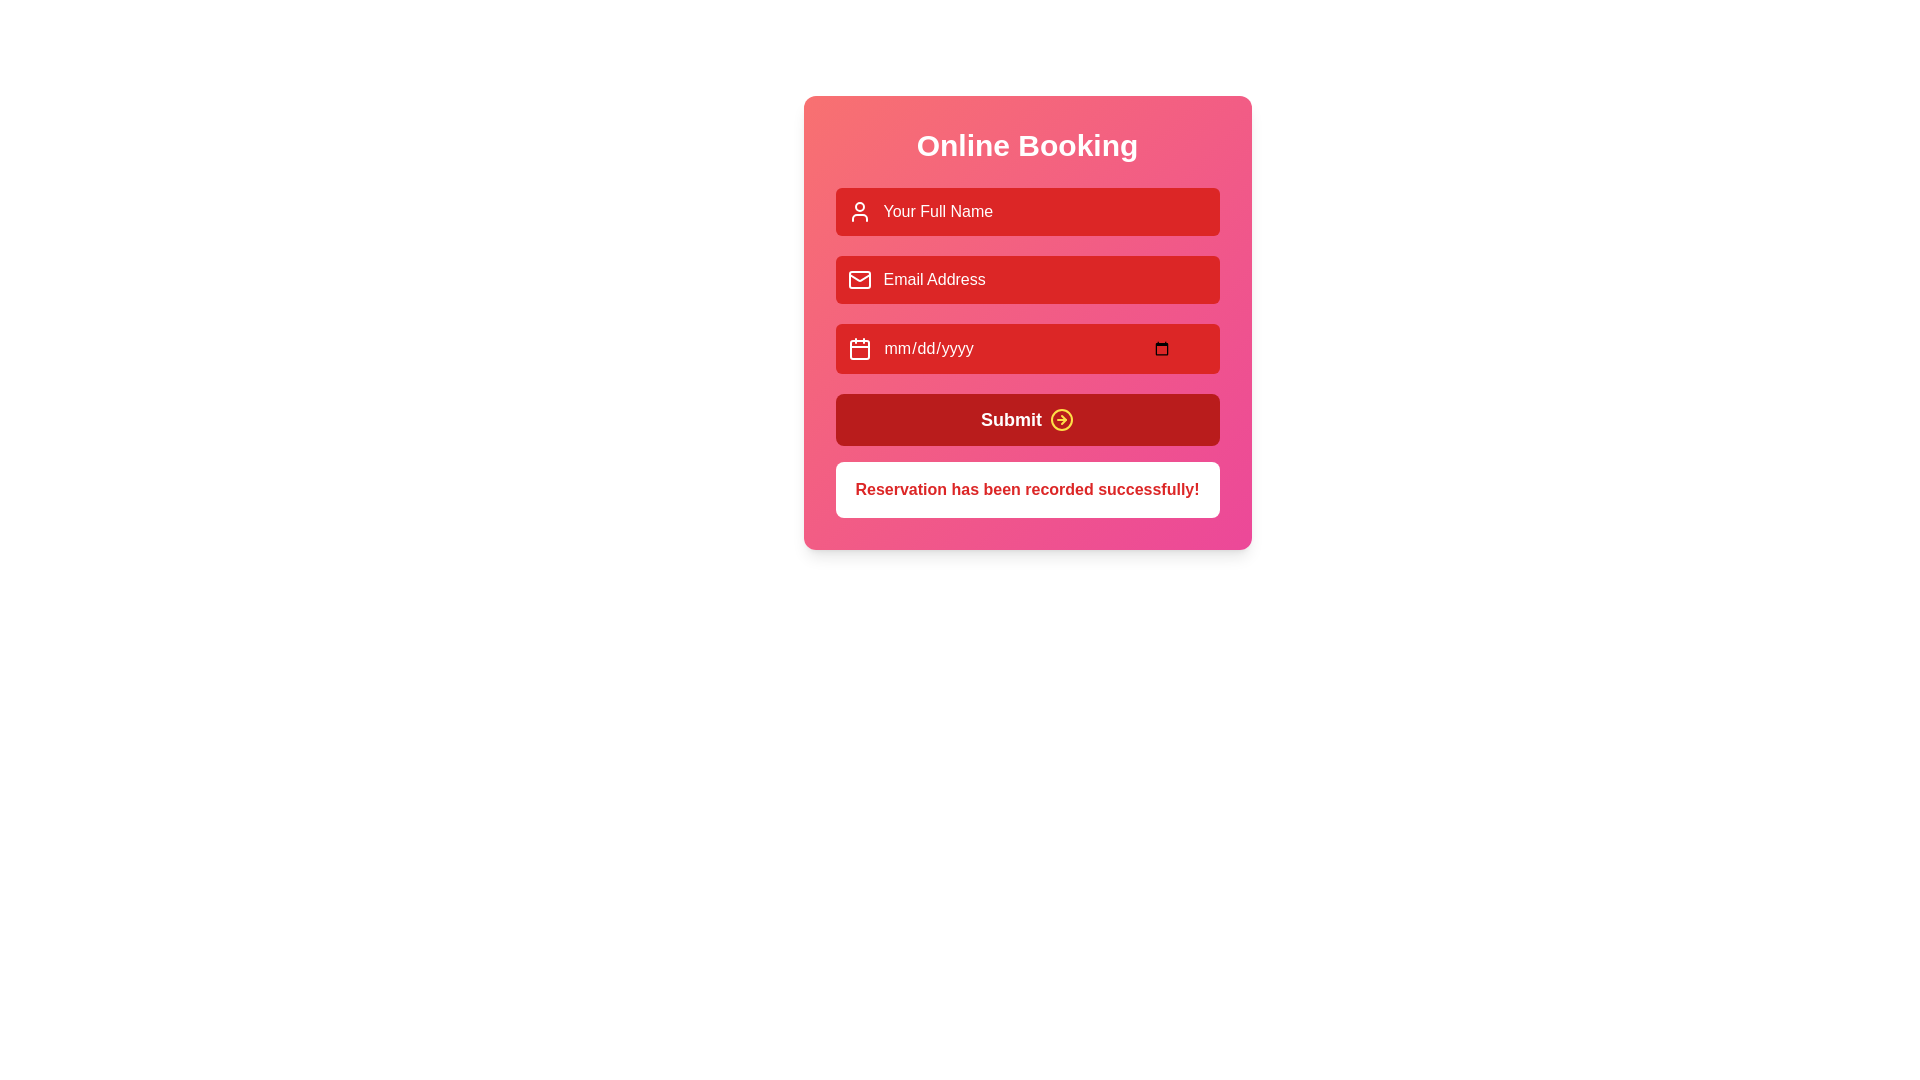 This screenshot has height=1080, width=1920. Describe the element at coordinates (1027, 322) in the screenshot. I see `the date input field in the 'Online Booking' form to bring up the date picker` at that location.